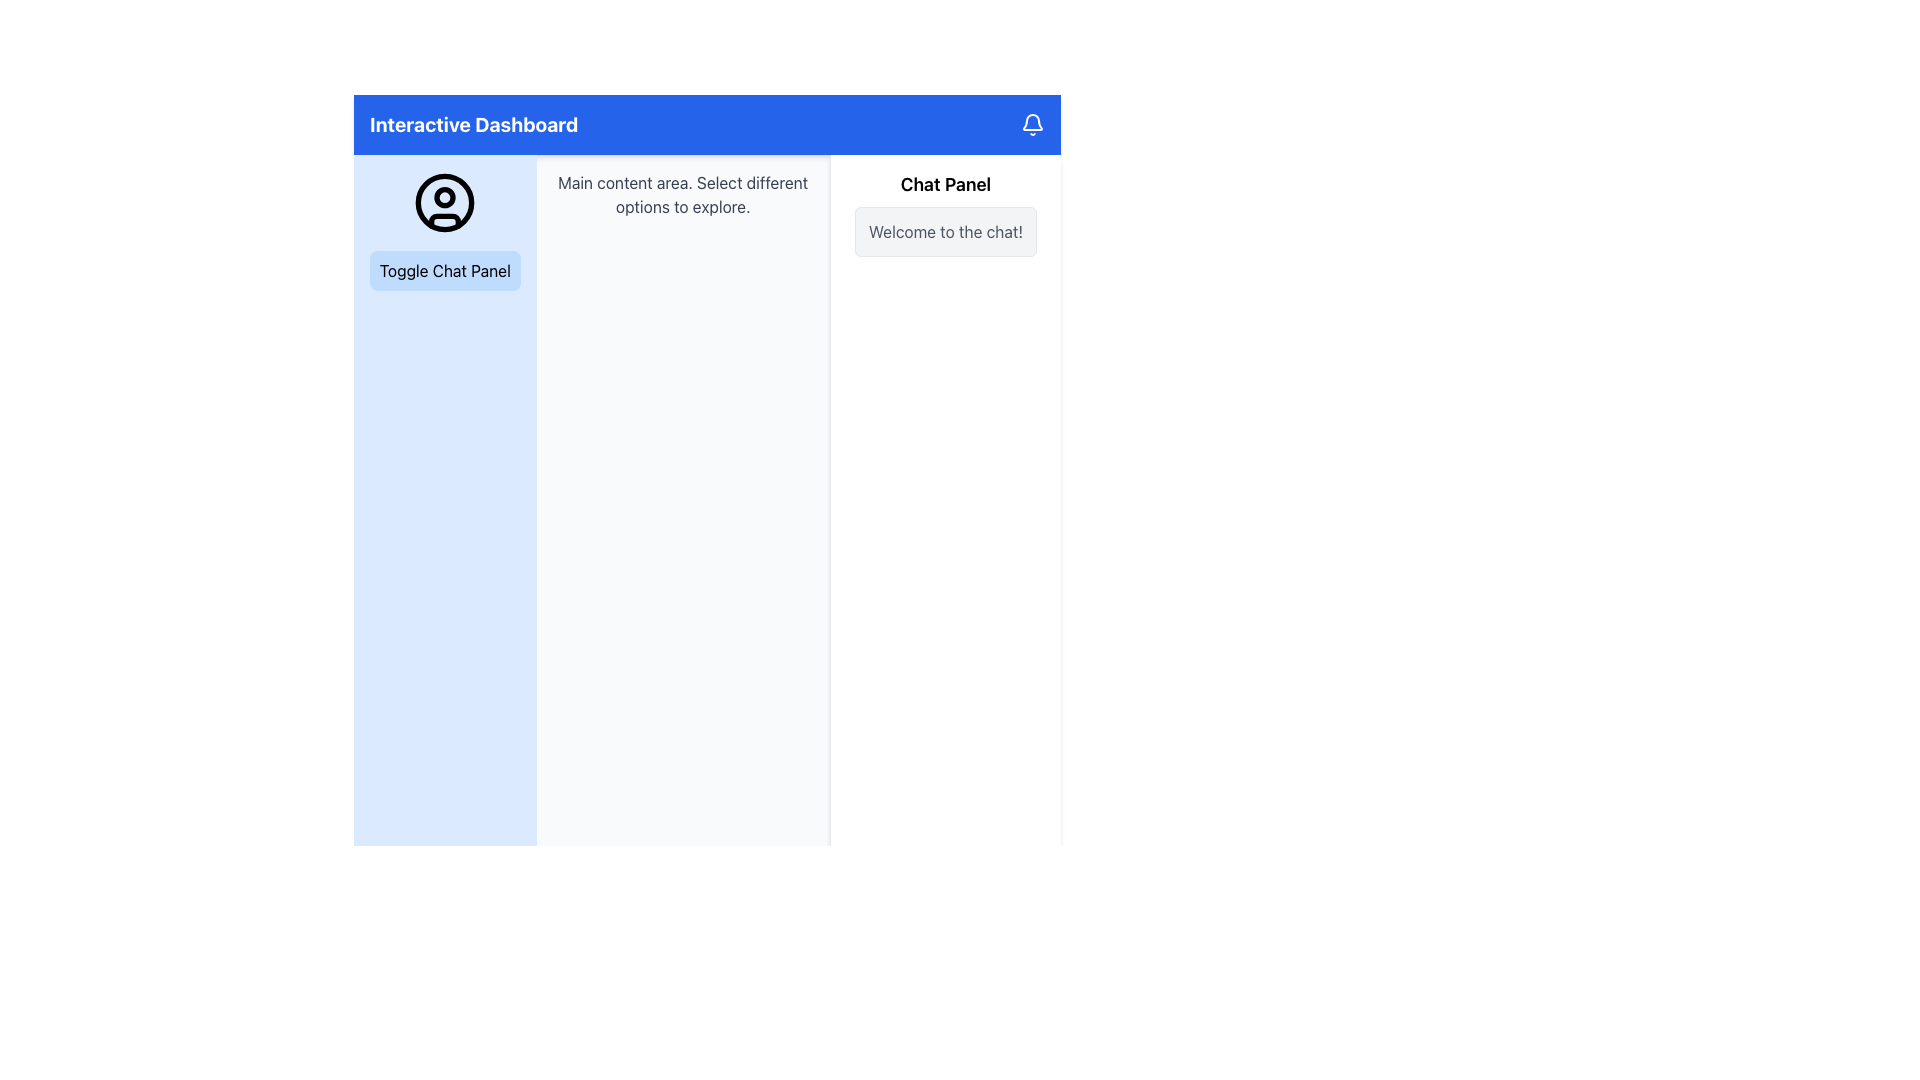 The width and height of the screenshot is (1920, 1080). What do you see at coordinates (444, 221) in the screenshot?
I see `the decorative curved line resembling a smile located at the bottom of the circular user icon on the left side of the dashboard` at bounding box center [444, 221].